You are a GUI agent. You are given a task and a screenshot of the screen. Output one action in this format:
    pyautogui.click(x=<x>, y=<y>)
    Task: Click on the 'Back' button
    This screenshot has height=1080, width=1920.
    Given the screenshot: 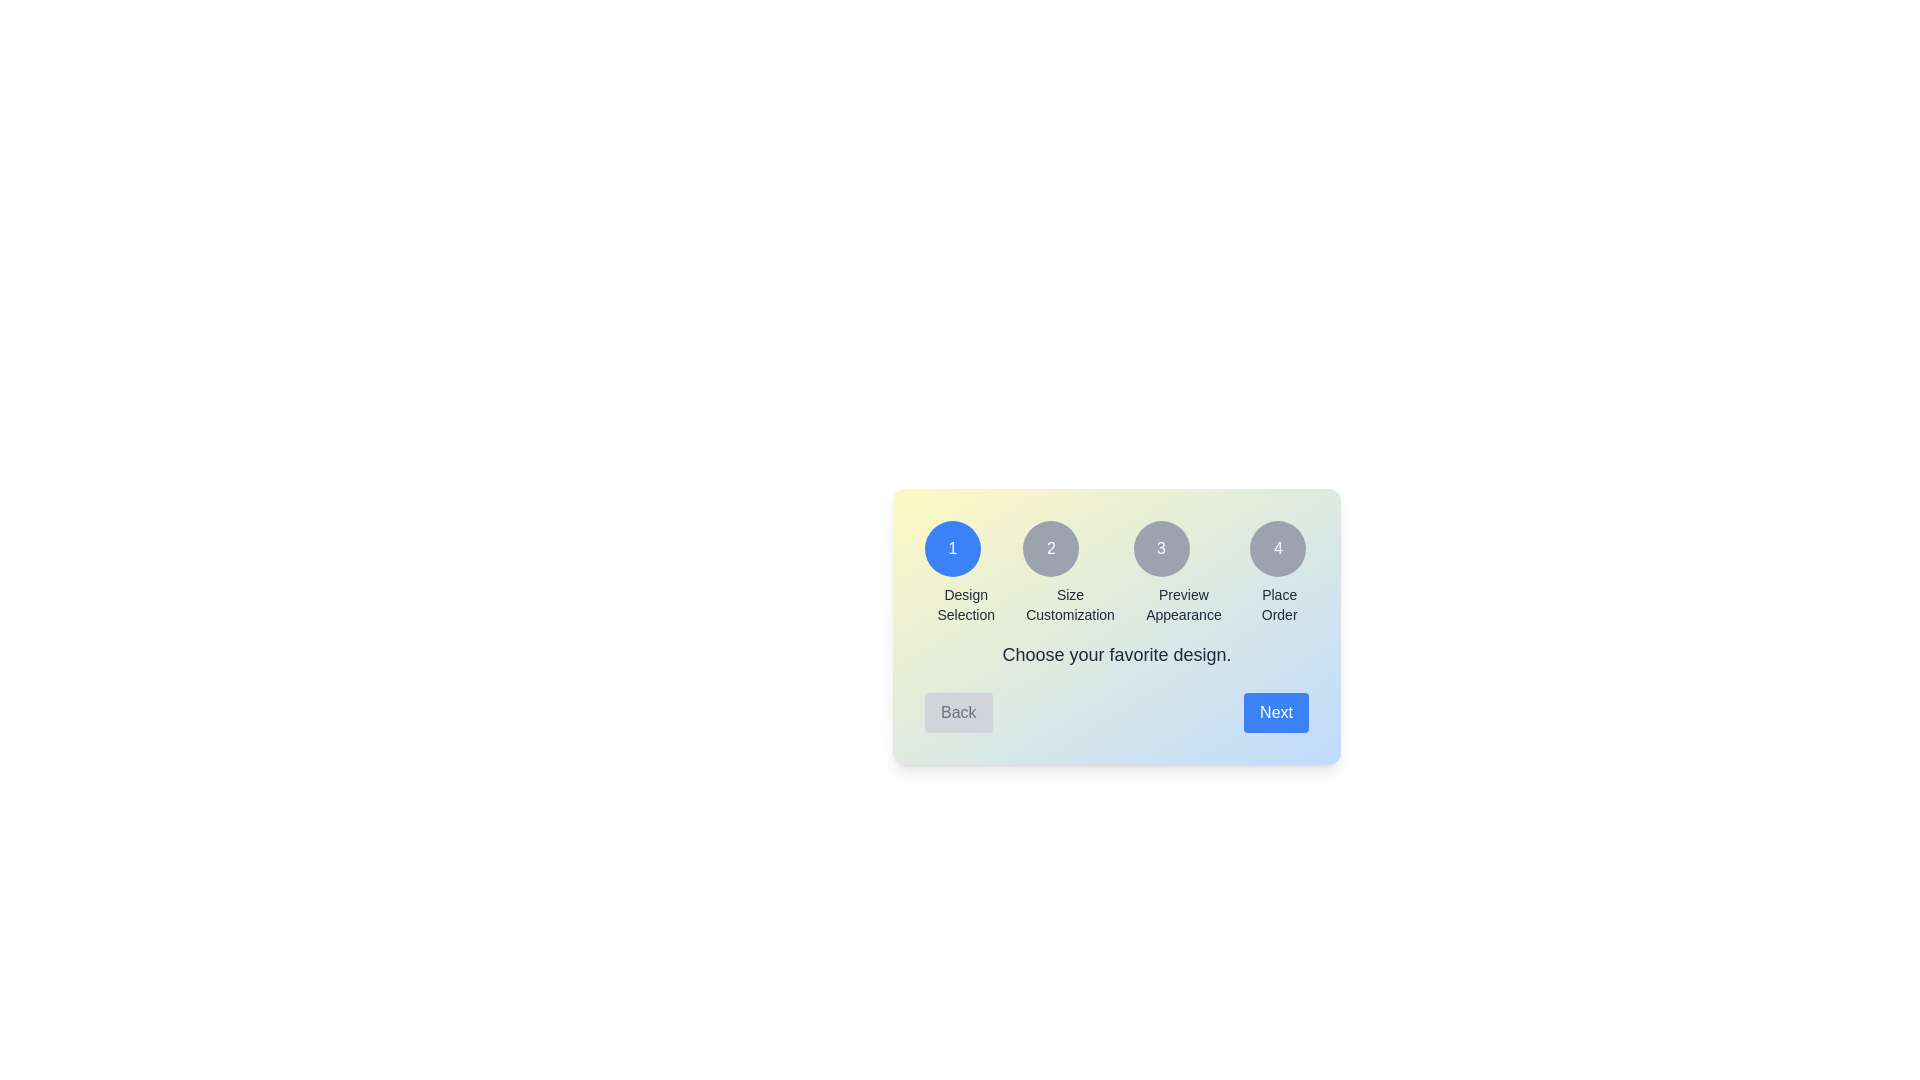 What is the action you would take?
    pyautogui.click(x=957, y=712)
    